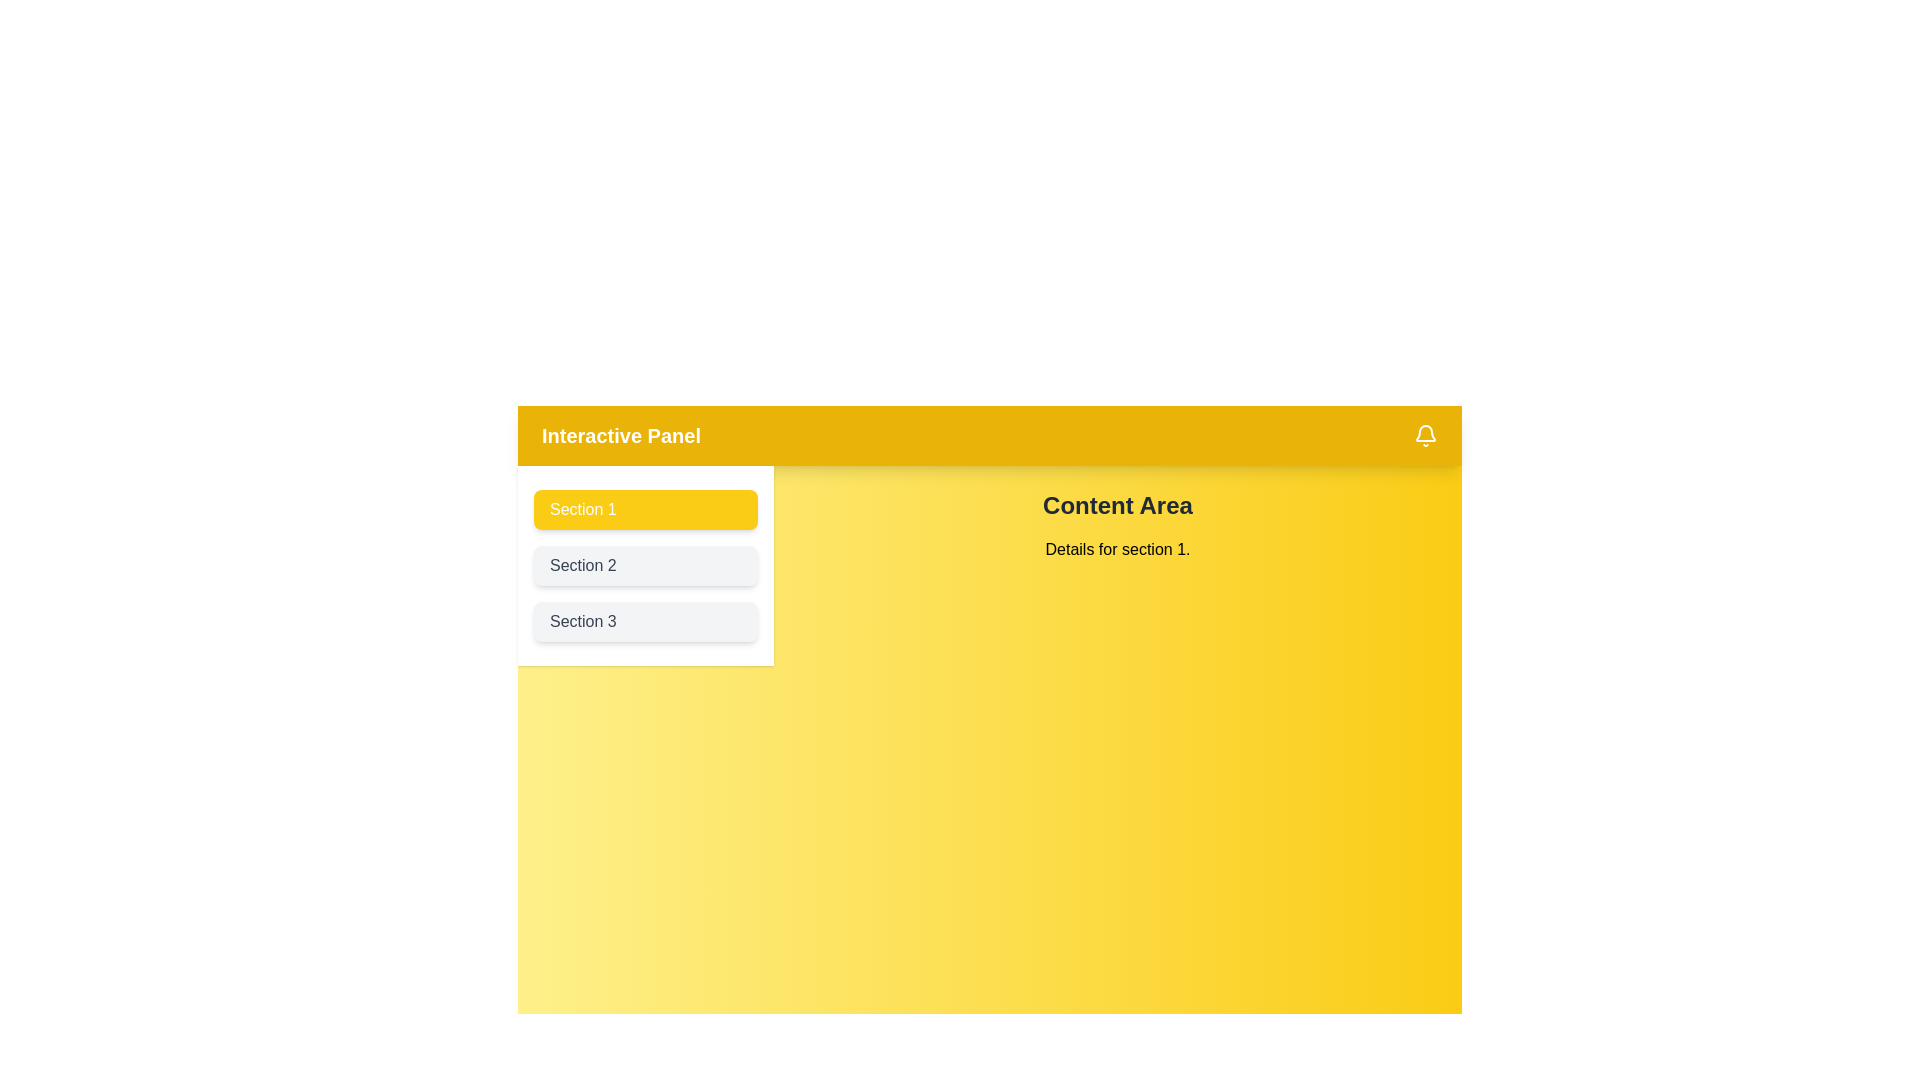 Image resolution: width=1920 pixels, height=1080 pixels. Describe the element at coordinates (646, 620) in the screenshot. I see `the 'Section 3' button, which is a light gray rectangular button with rounded corners, located in a vertical stack of buttons in a white panel` at that location.